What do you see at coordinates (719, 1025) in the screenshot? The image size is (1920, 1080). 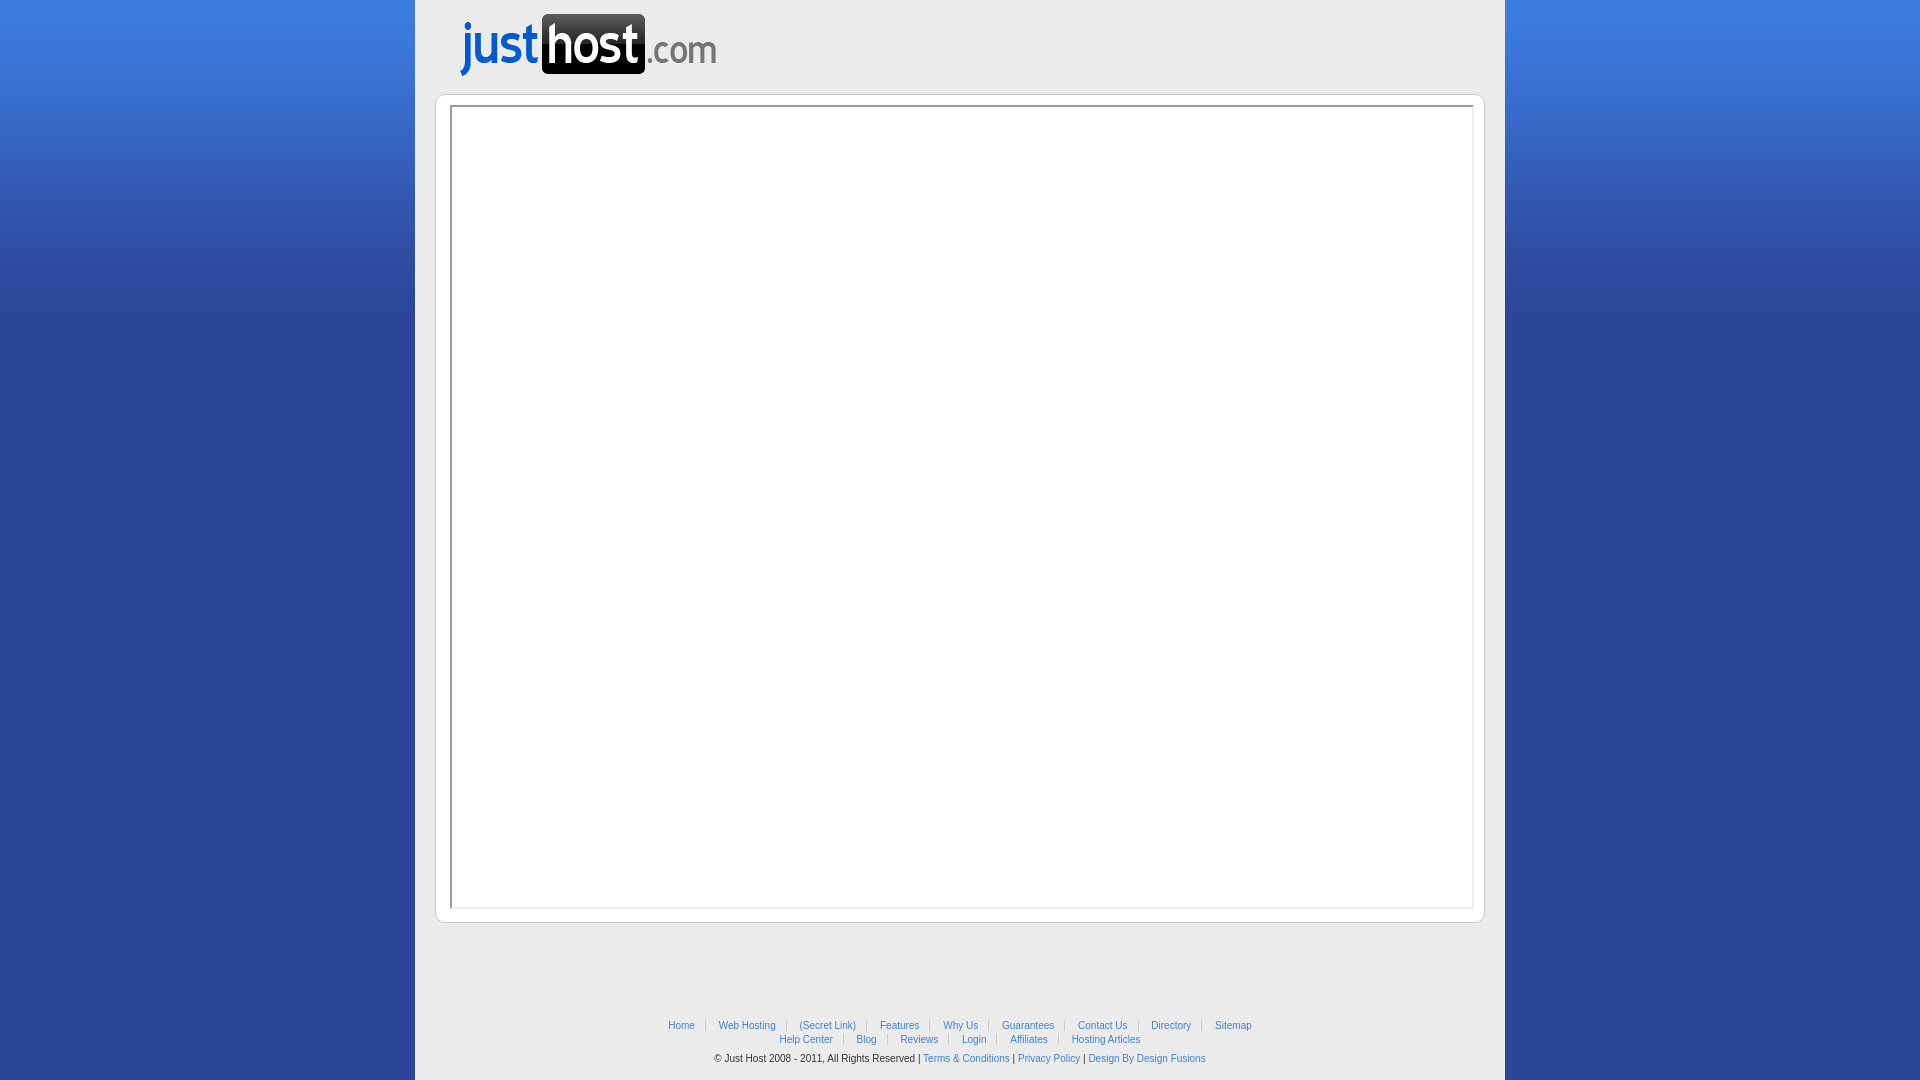 I see `'Web Hosting'` at bounding box center [719, 1025].